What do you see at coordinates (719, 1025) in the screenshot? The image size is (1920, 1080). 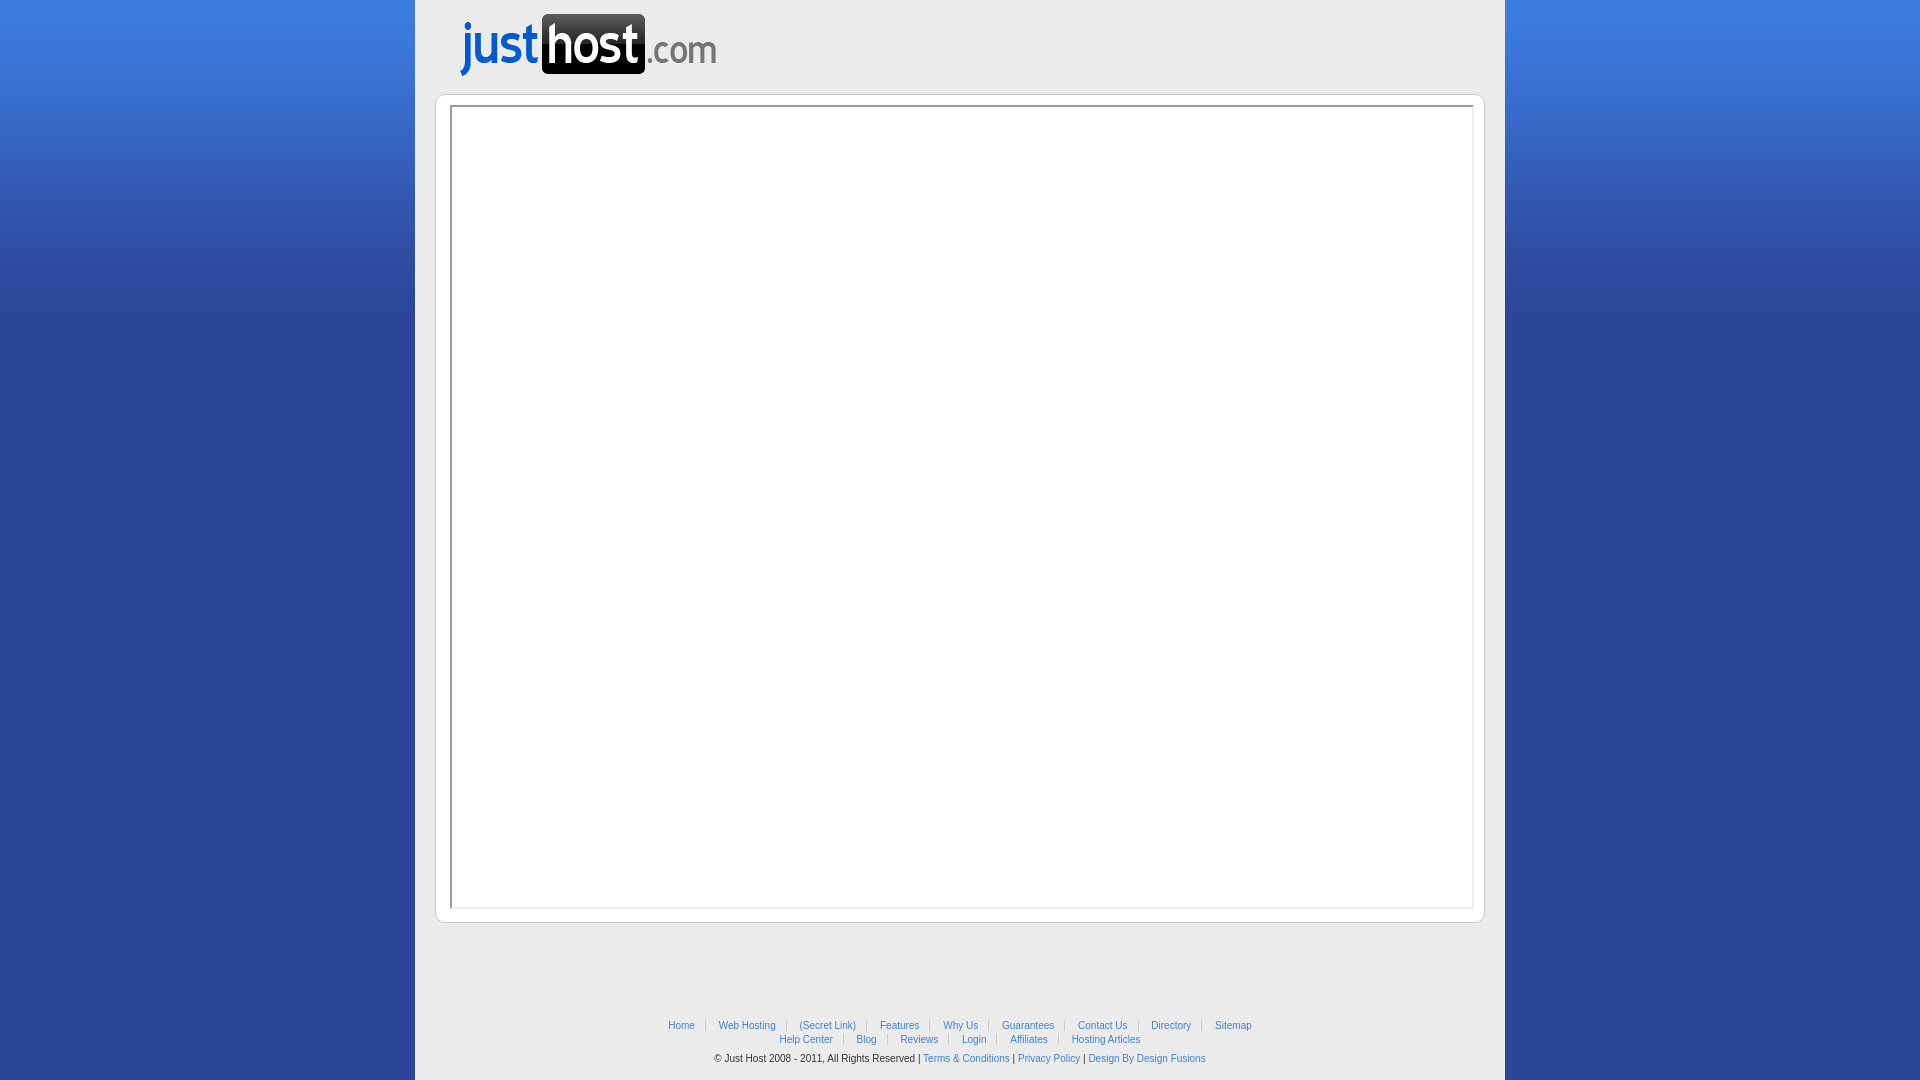 I see `'Web Hosting'` at bounding box center [719, 1025].